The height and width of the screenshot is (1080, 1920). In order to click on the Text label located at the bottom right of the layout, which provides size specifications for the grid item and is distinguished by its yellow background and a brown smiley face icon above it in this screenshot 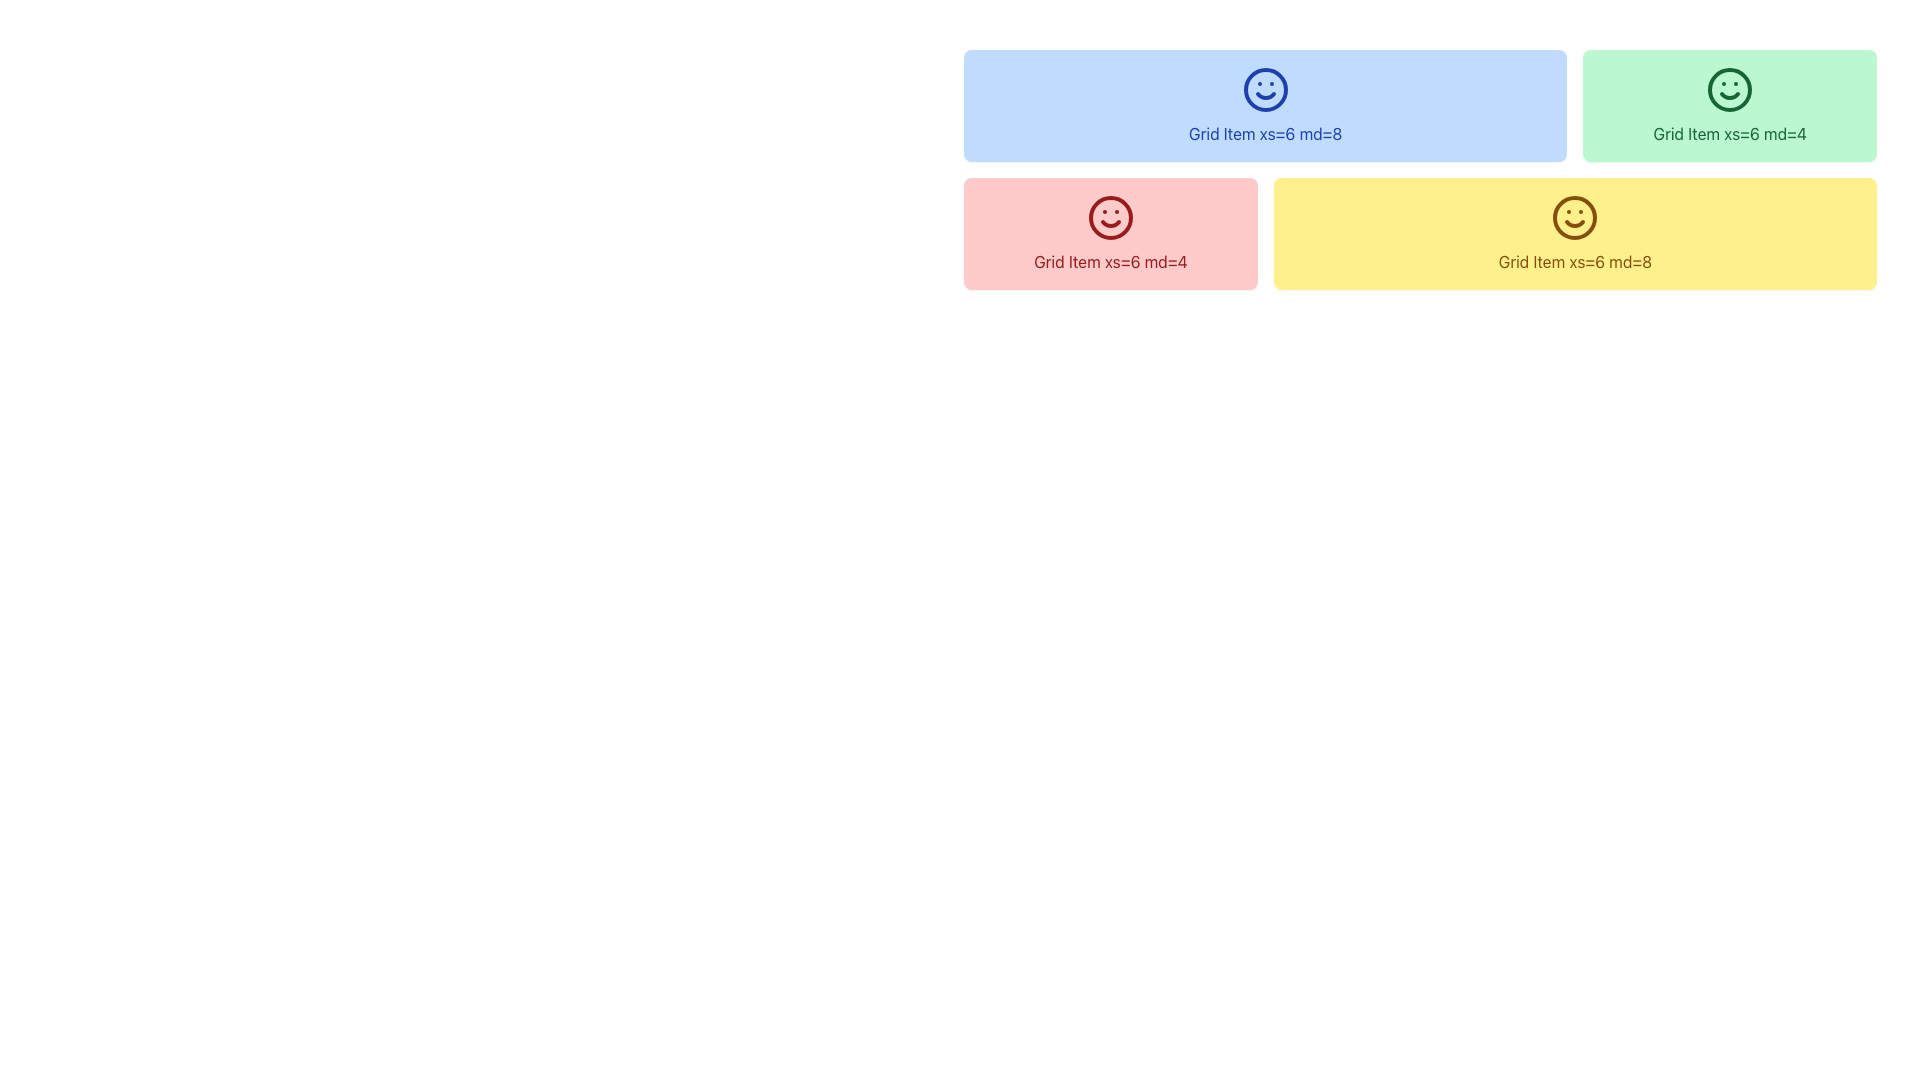, I will do `click(1608, 261)`.